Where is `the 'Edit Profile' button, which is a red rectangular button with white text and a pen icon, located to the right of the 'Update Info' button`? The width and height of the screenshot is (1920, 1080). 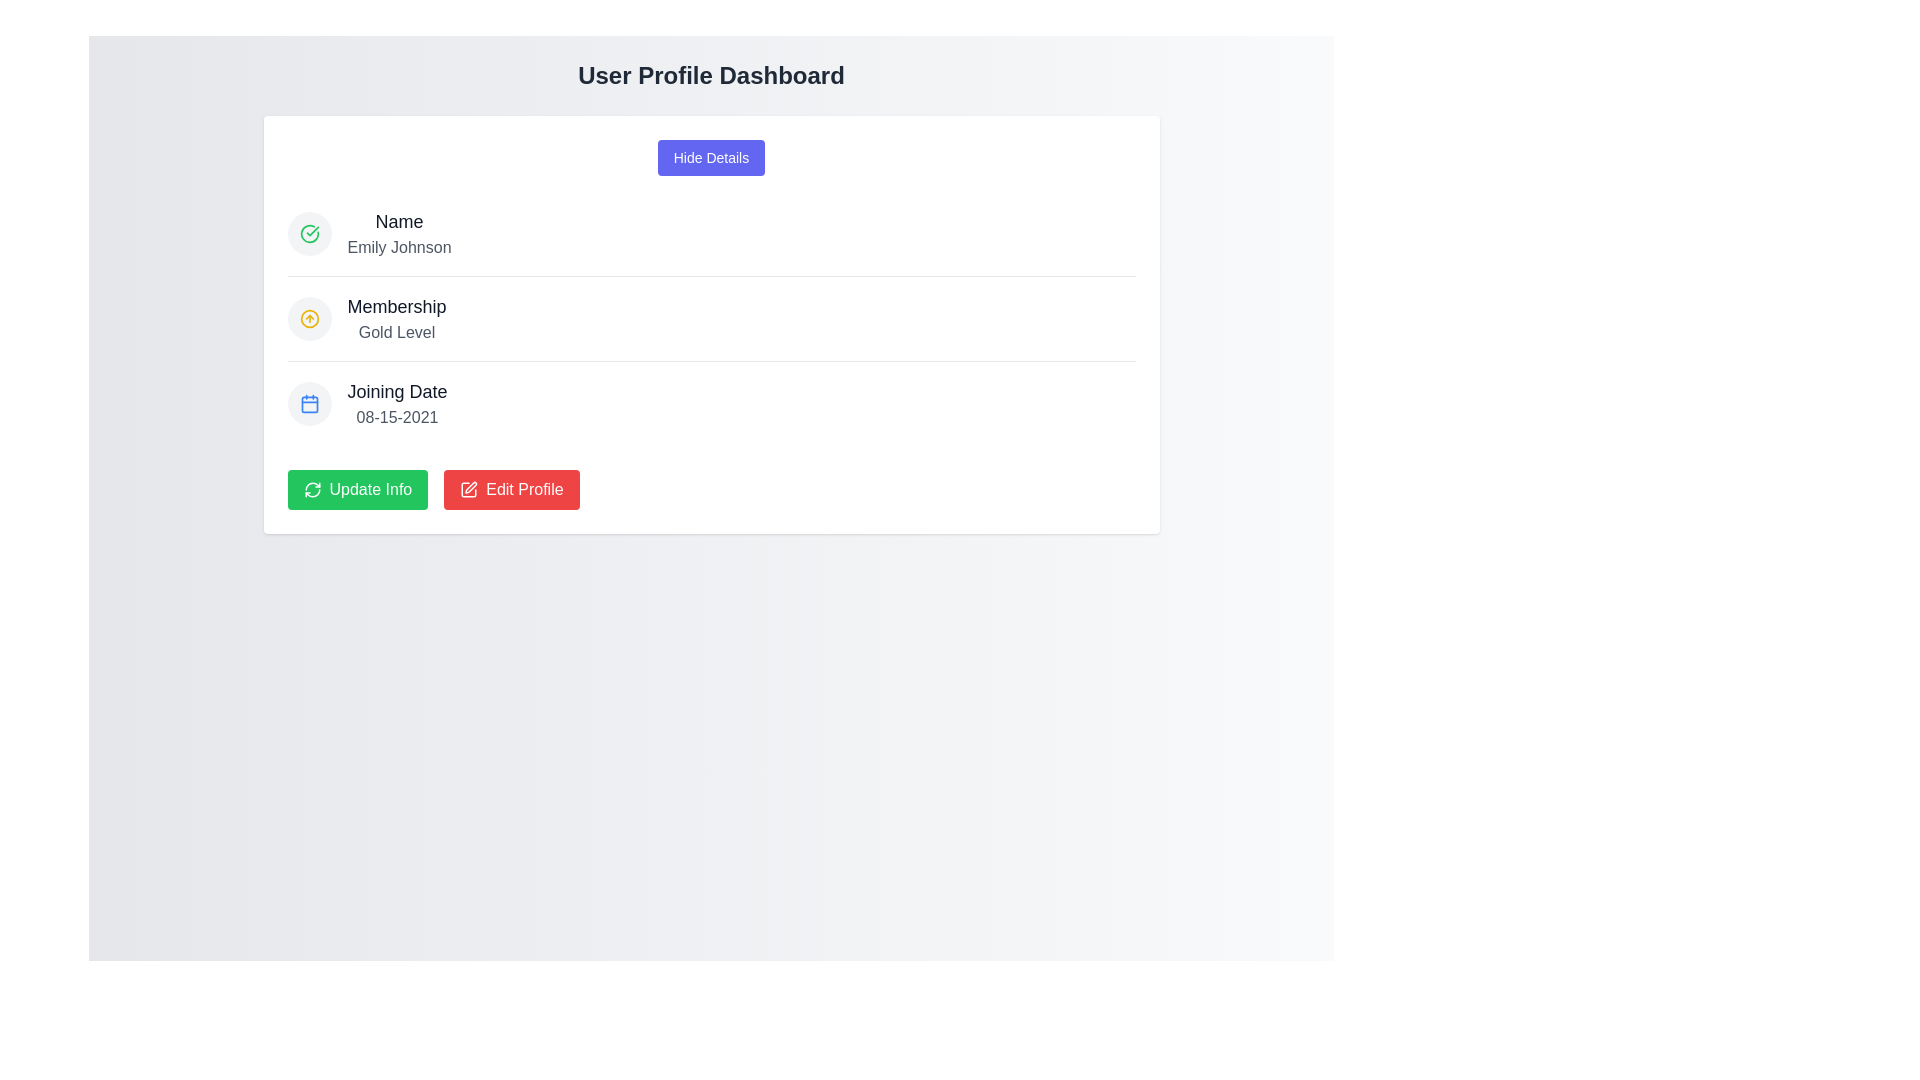
the 'Edit Profile' button, which is a red rectangular button with white text and a pen icon, located to the right of the 'Update Info' button is located at coordinates (511, 489).